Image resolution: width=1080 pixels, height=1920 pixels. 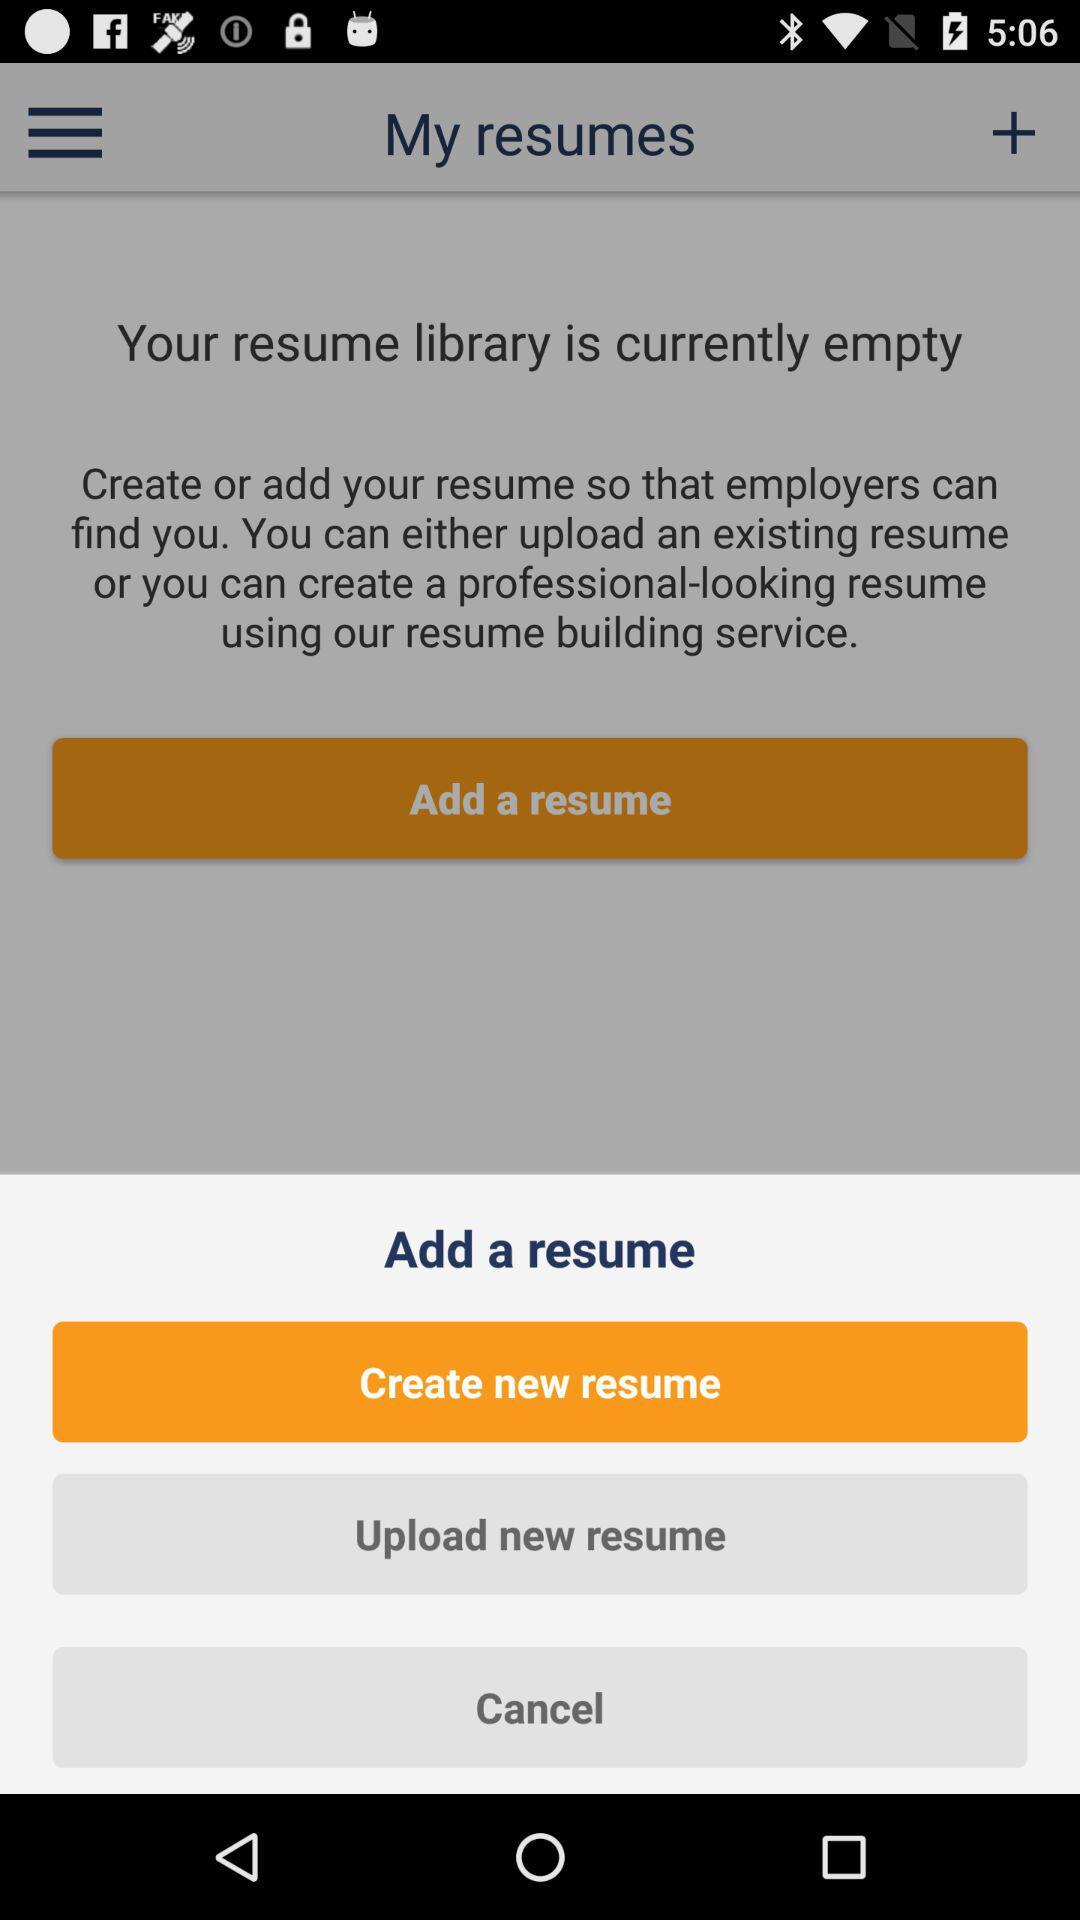 What do you see at coordinates (540, 1706) in the screenshot?
I see `the cancel button` at bounding box center [540, 1706].